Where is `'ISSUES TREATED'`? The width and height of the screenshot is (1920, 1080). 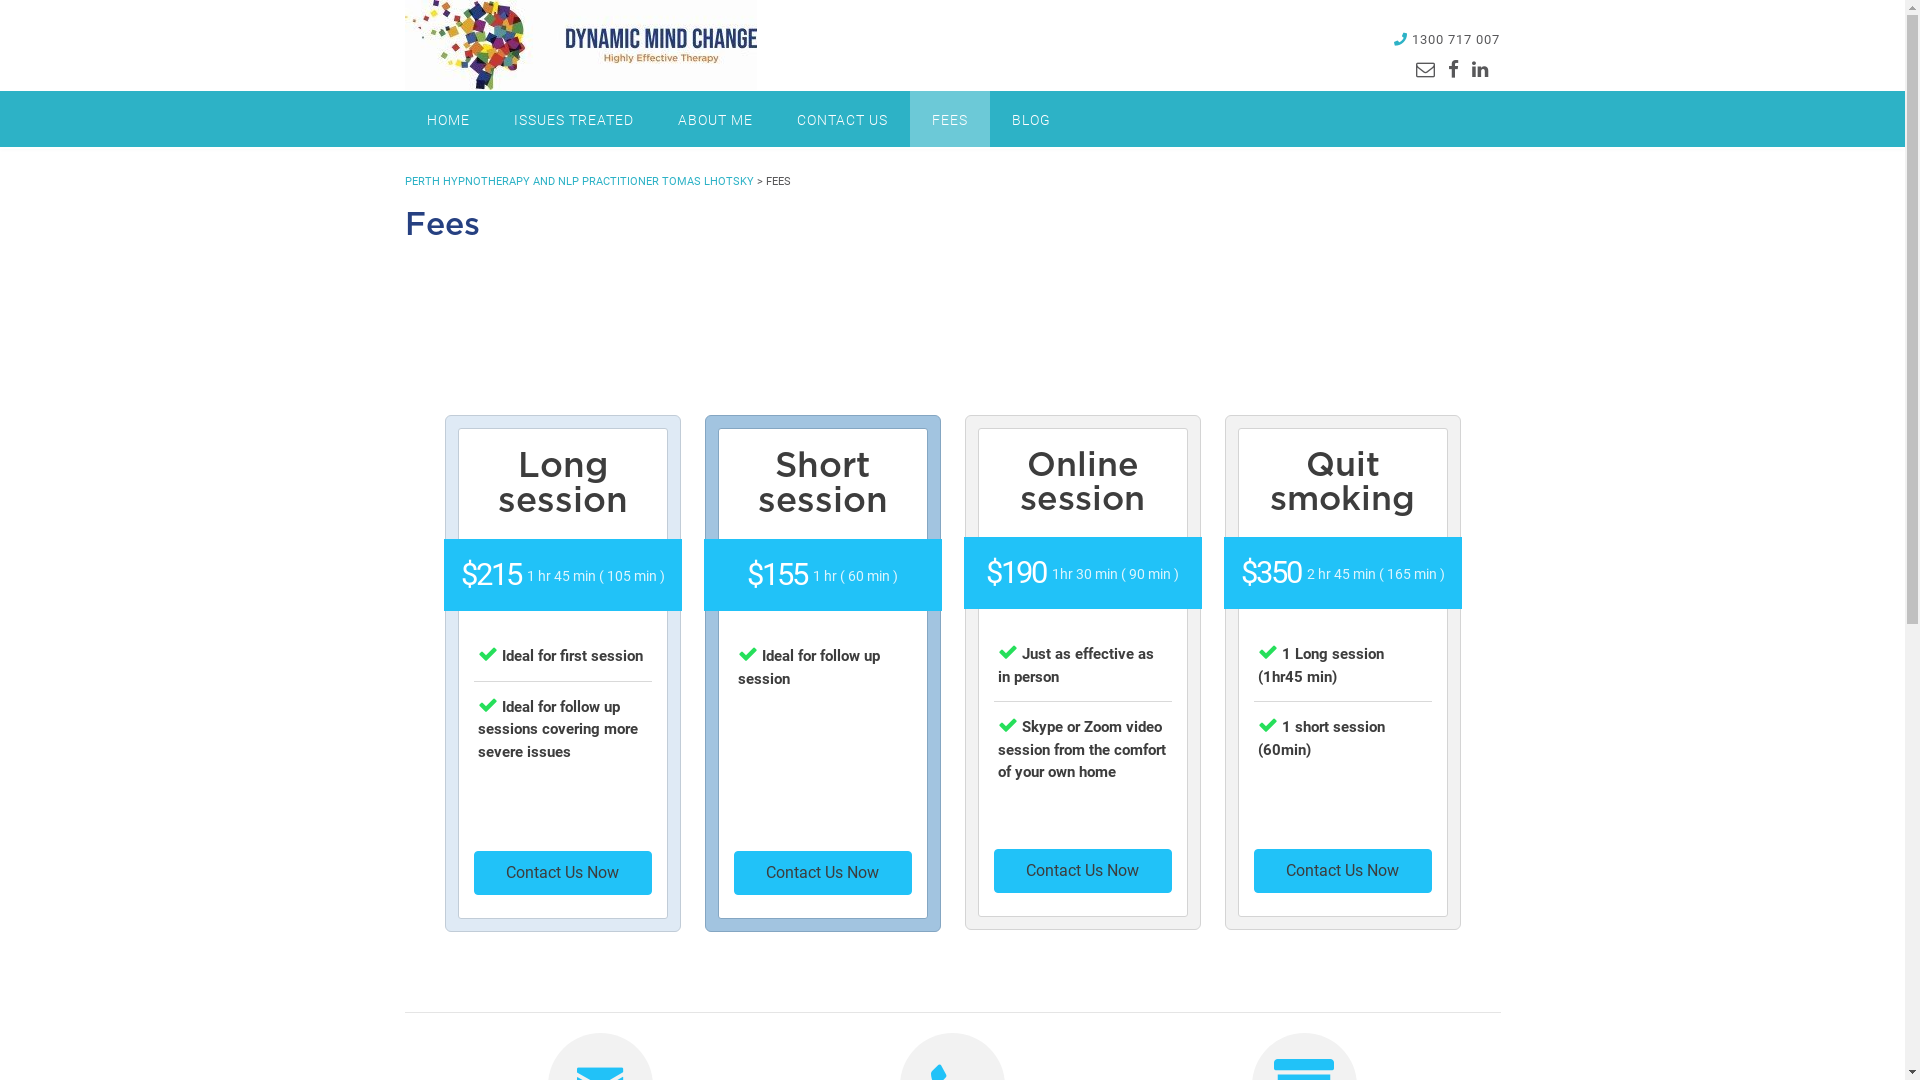
'ISSUES TREATED' is located at coordinates (573, 119).